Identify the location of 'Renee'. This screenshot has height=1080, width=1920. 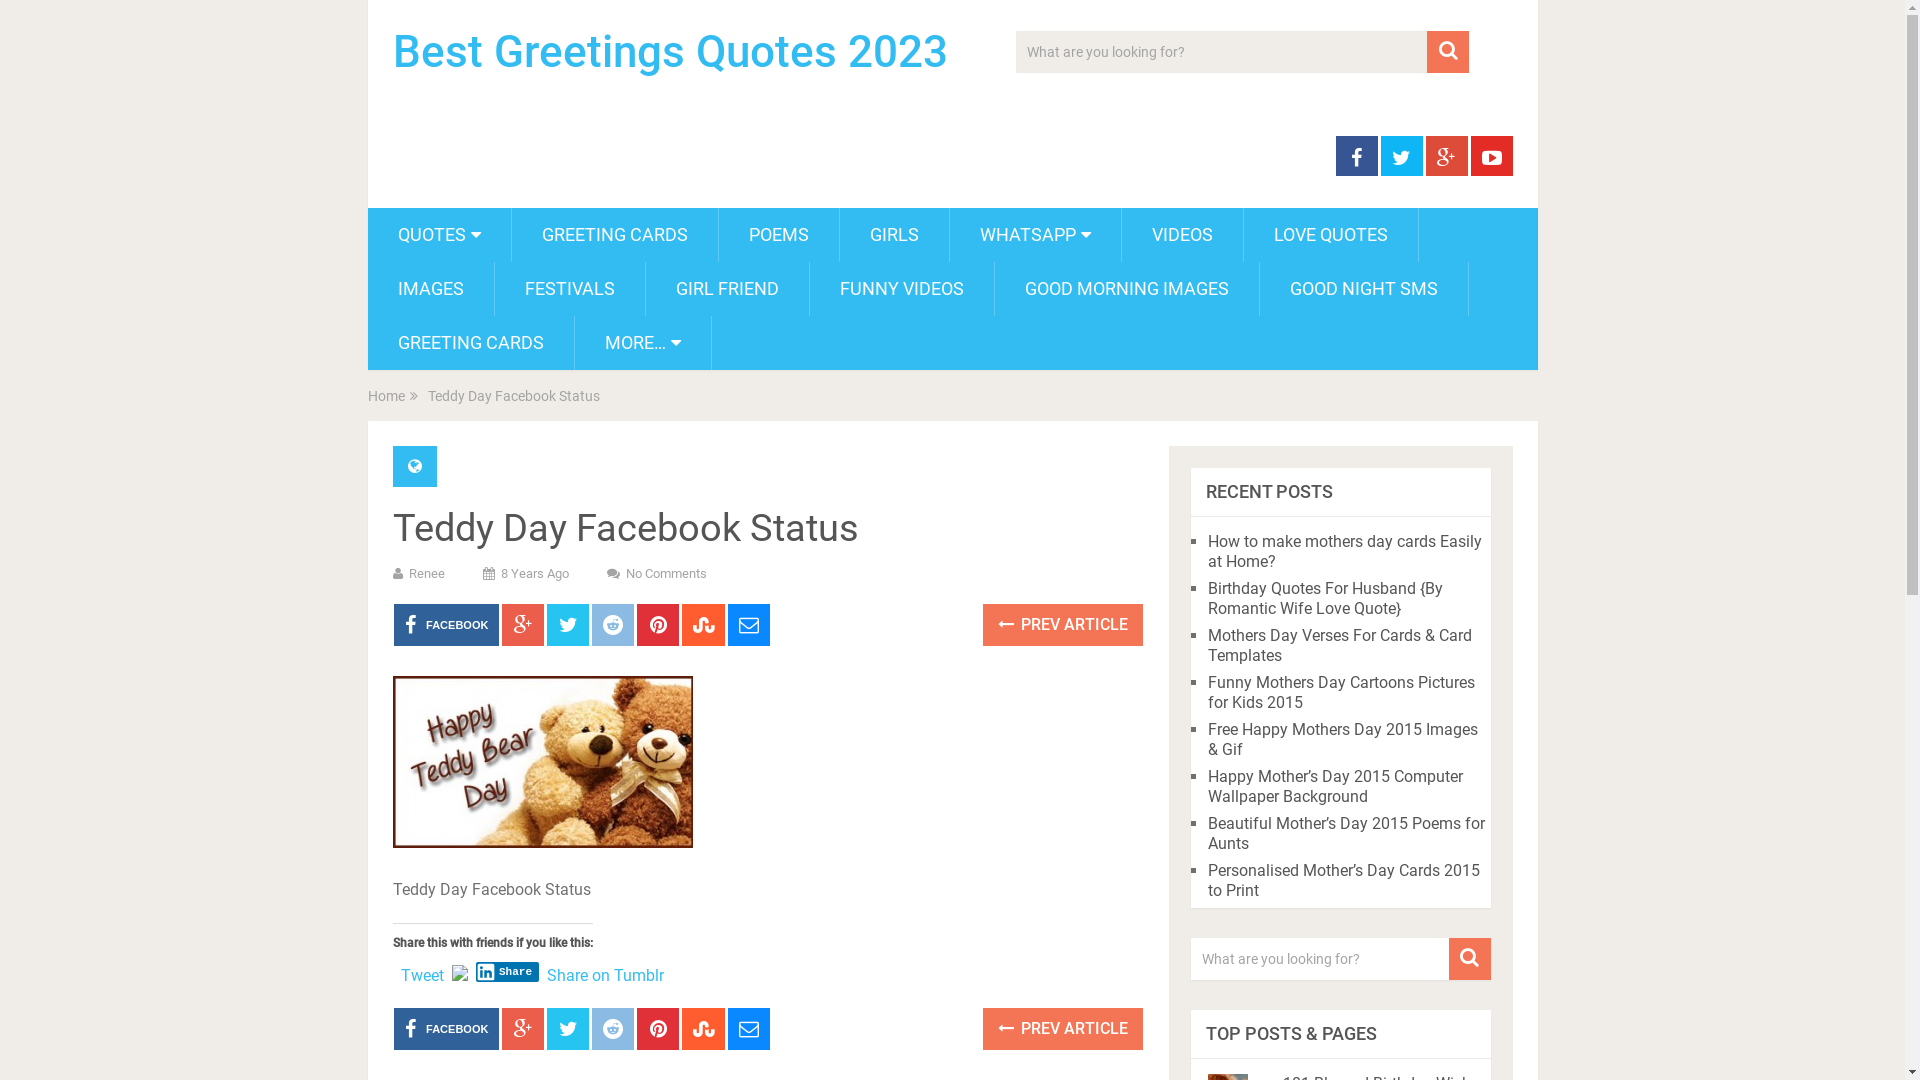
(425, 573).